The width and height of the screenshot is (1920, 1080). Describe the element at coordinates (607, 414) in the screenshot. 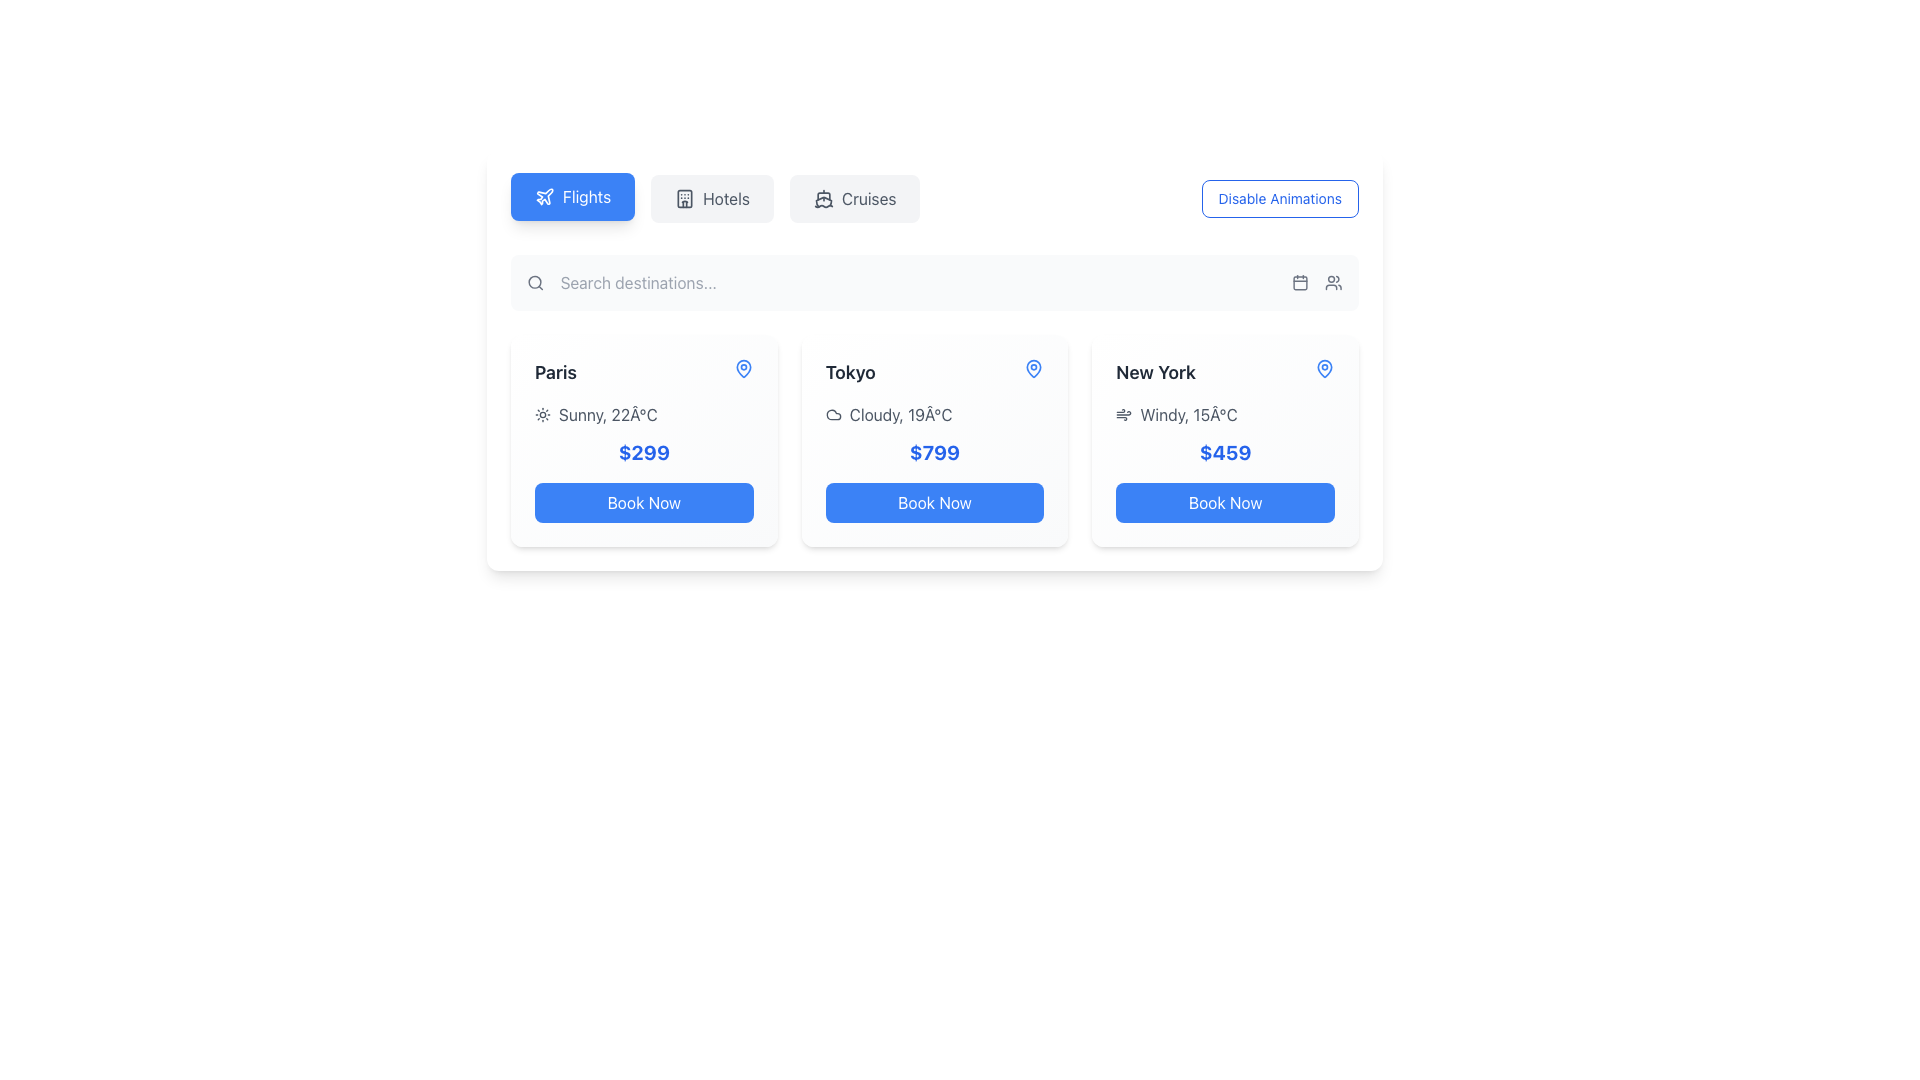

I see `the static text label displaying weather conditions ('Sunny' and '22°C') for Paris, located within the card under the label 'Paris'` at that location.